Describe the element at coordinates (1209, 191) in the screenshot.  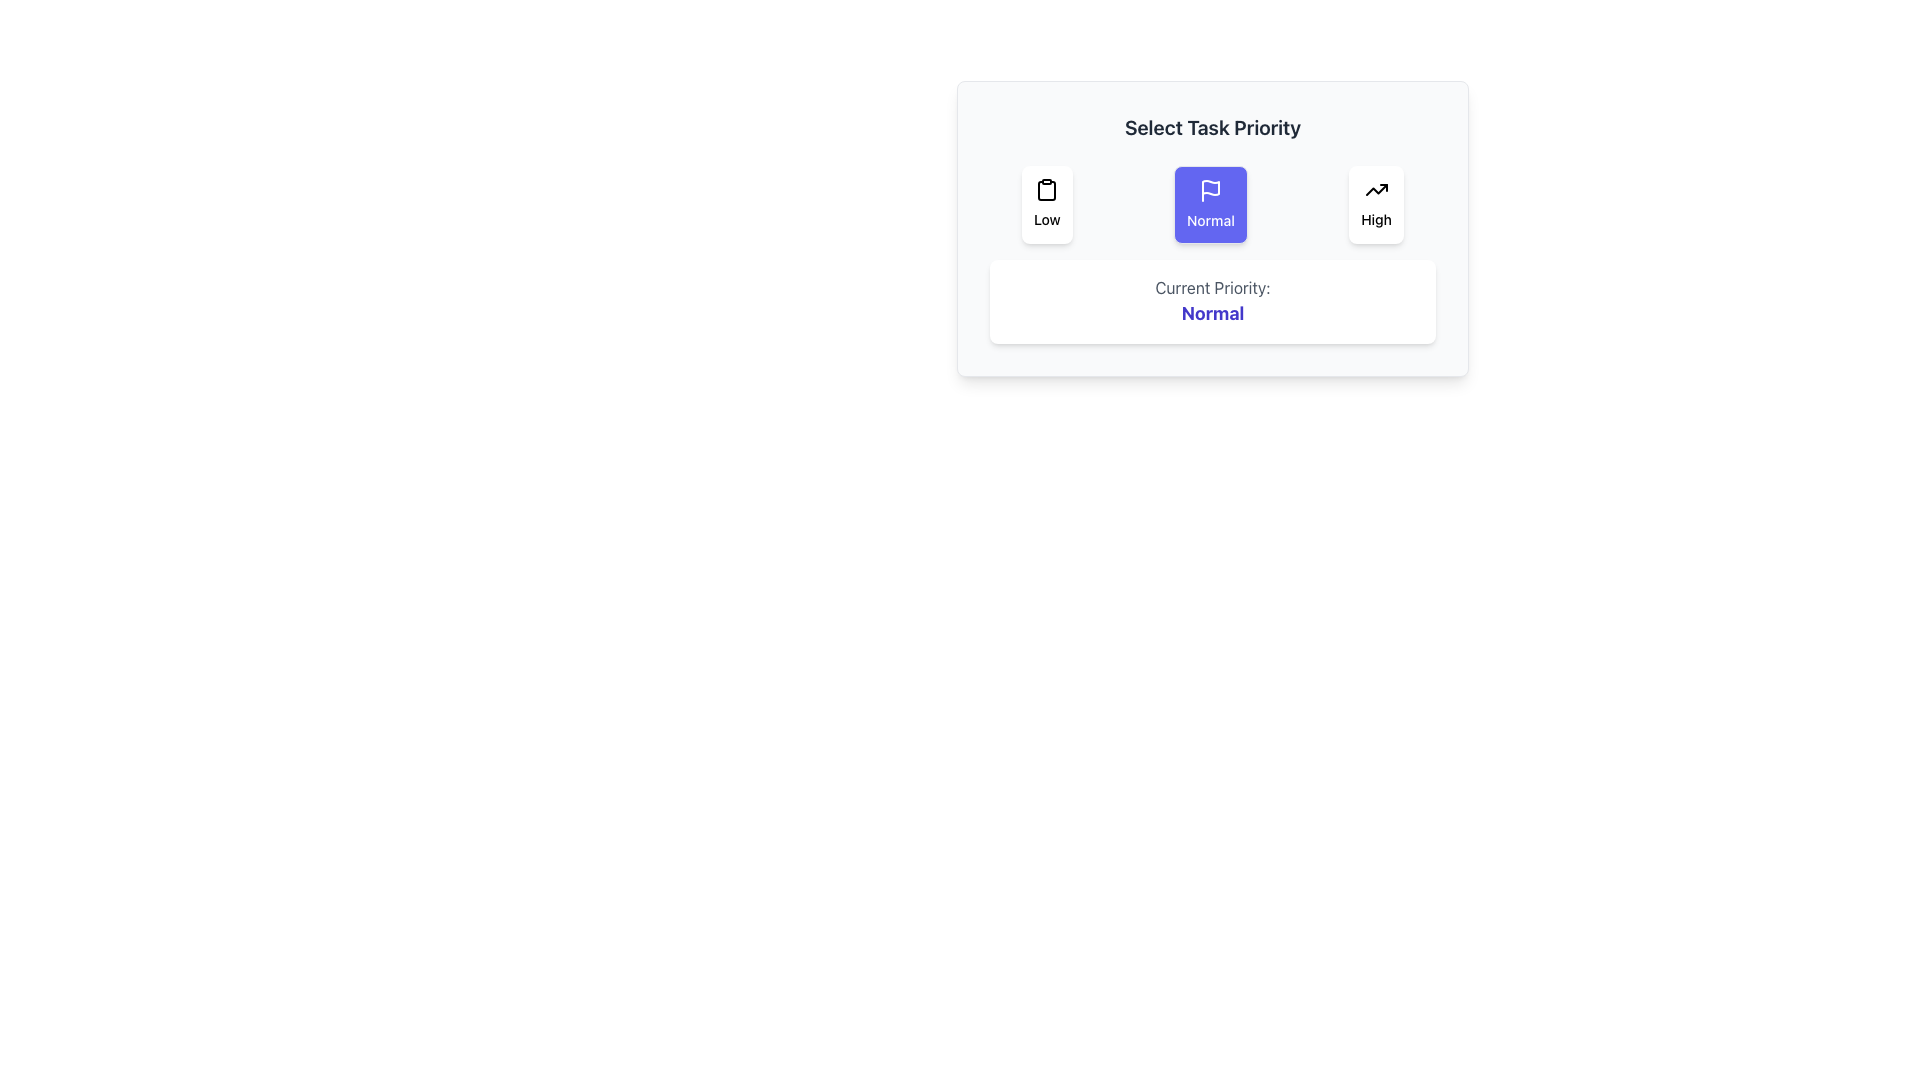
I see `the 'Normal' priority icon in the priority selection interface, which is visually distinct and highlighted in blue` at that location.